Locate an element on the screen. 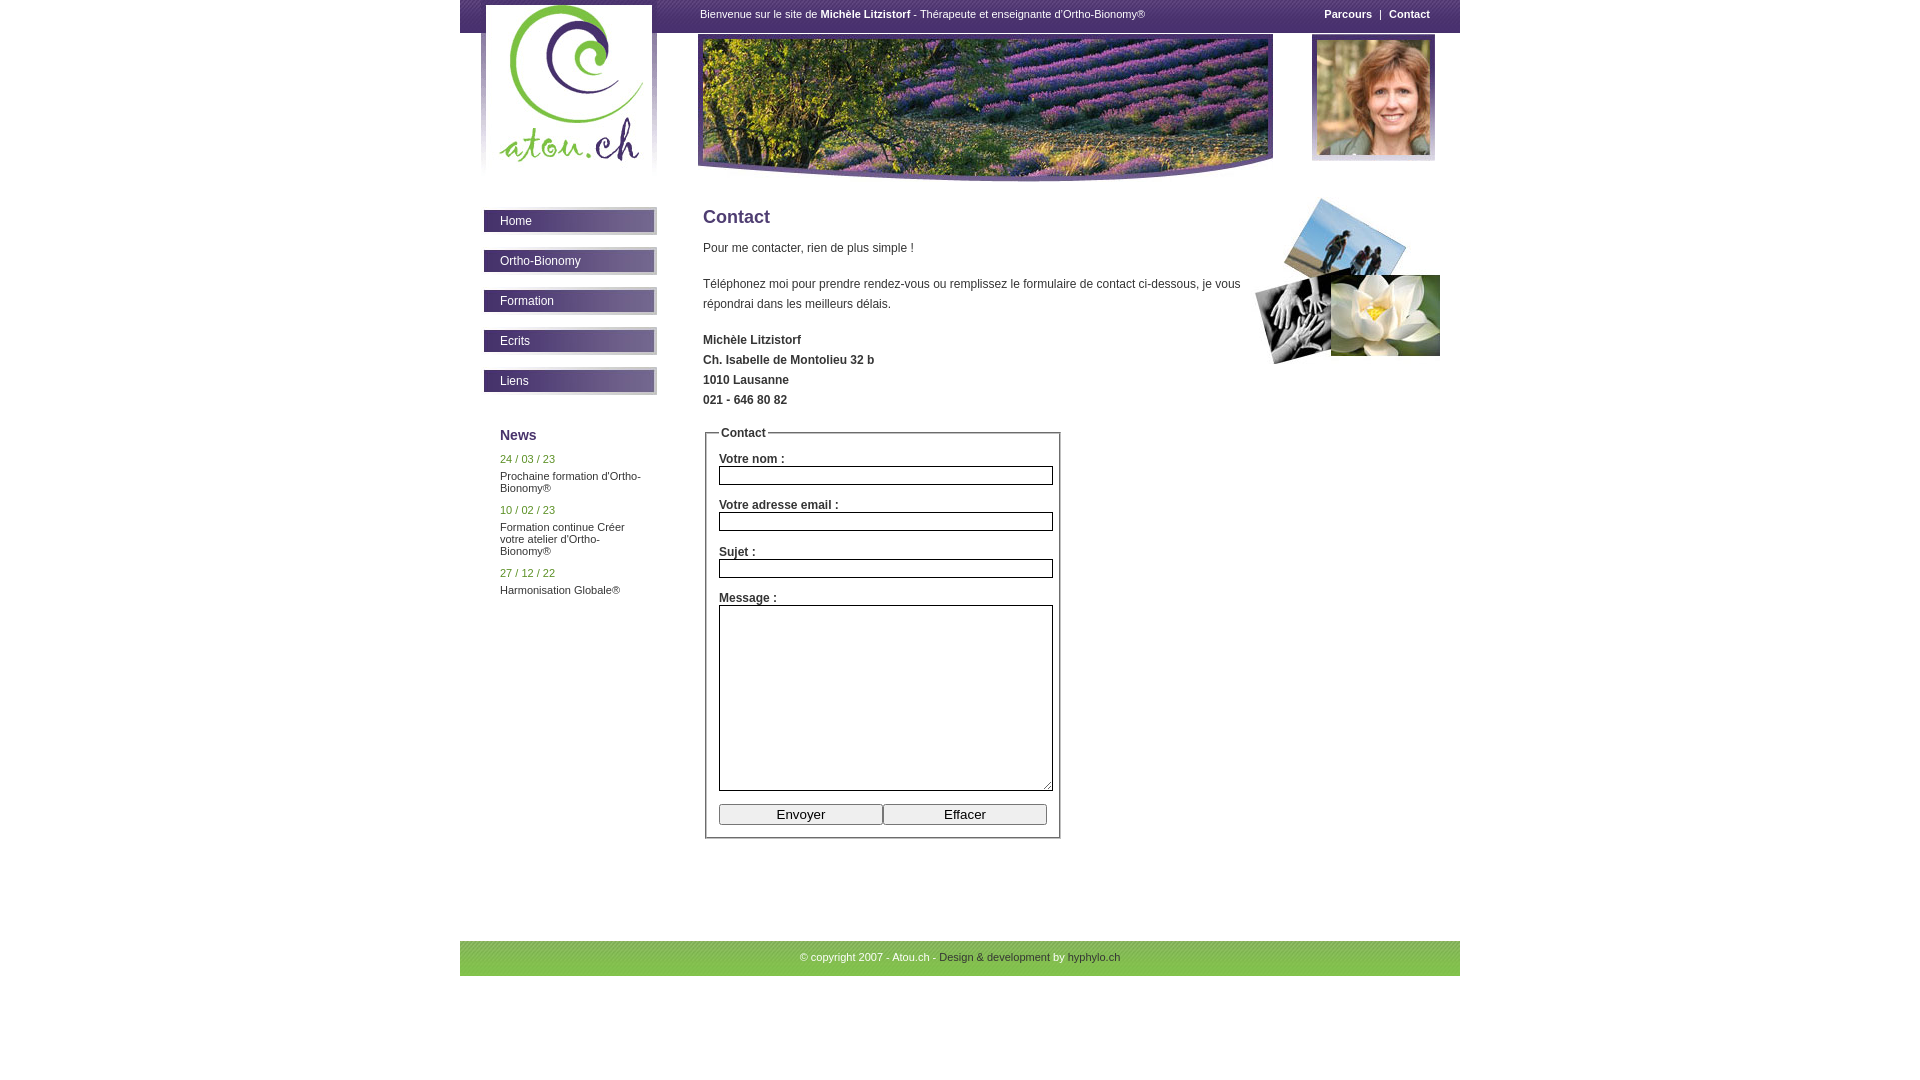 The height and width of the screenshot is (1080, 1920). 'Parcours' is located at coordinates (1348, 14).